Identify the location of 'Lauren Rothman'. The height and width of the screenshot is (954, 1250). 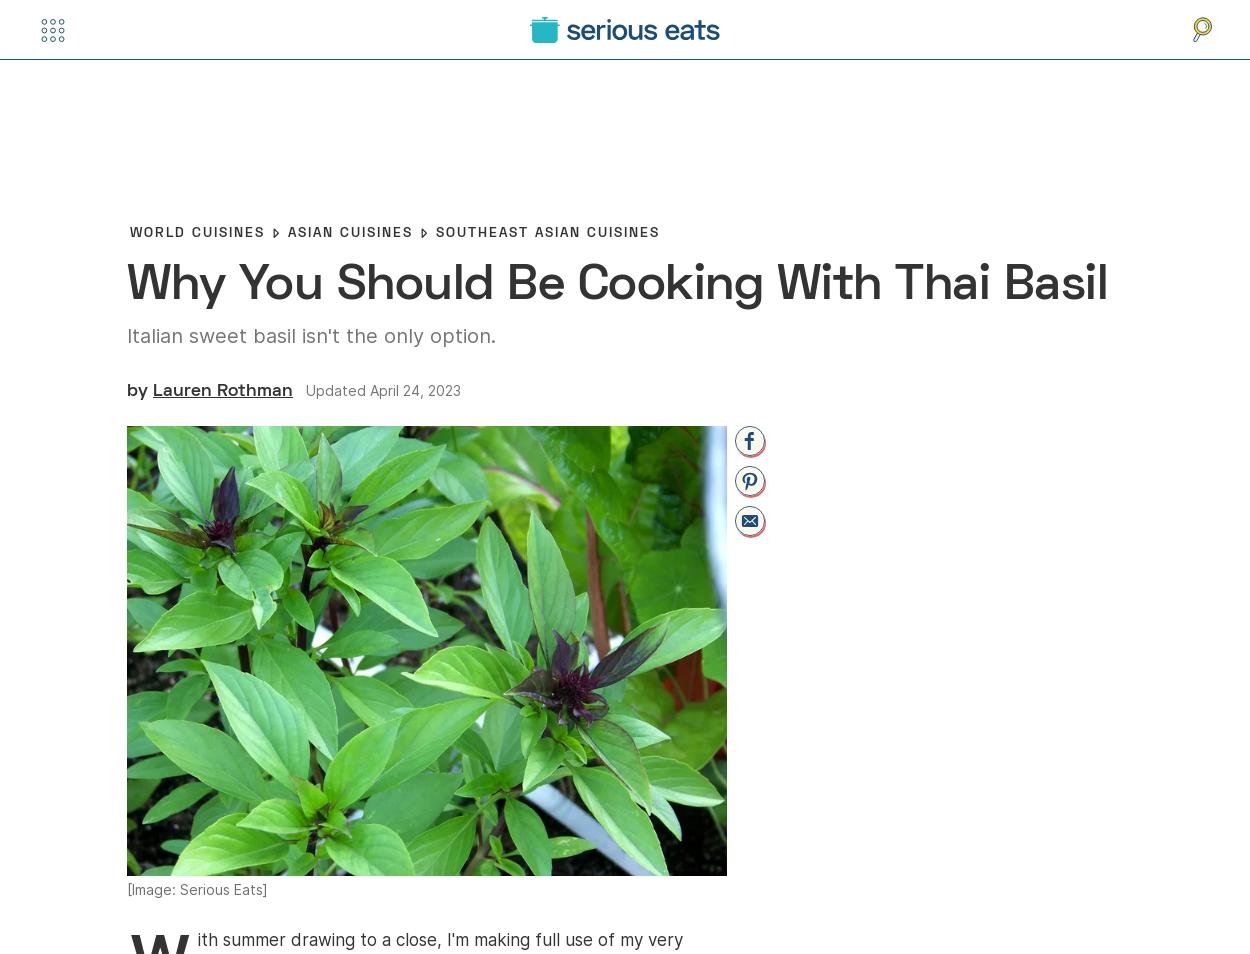
(153, 390).